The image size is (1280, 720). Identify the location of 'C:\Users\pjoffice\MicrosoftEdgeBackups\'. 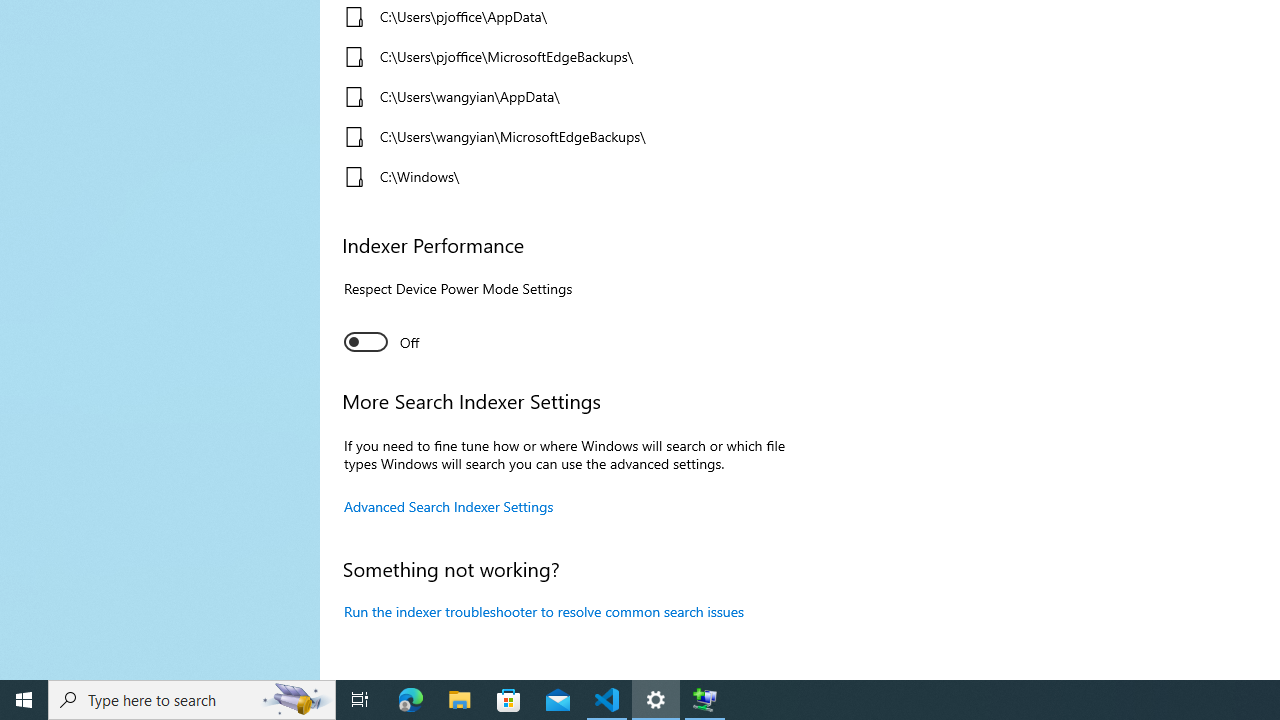
(562, 55).